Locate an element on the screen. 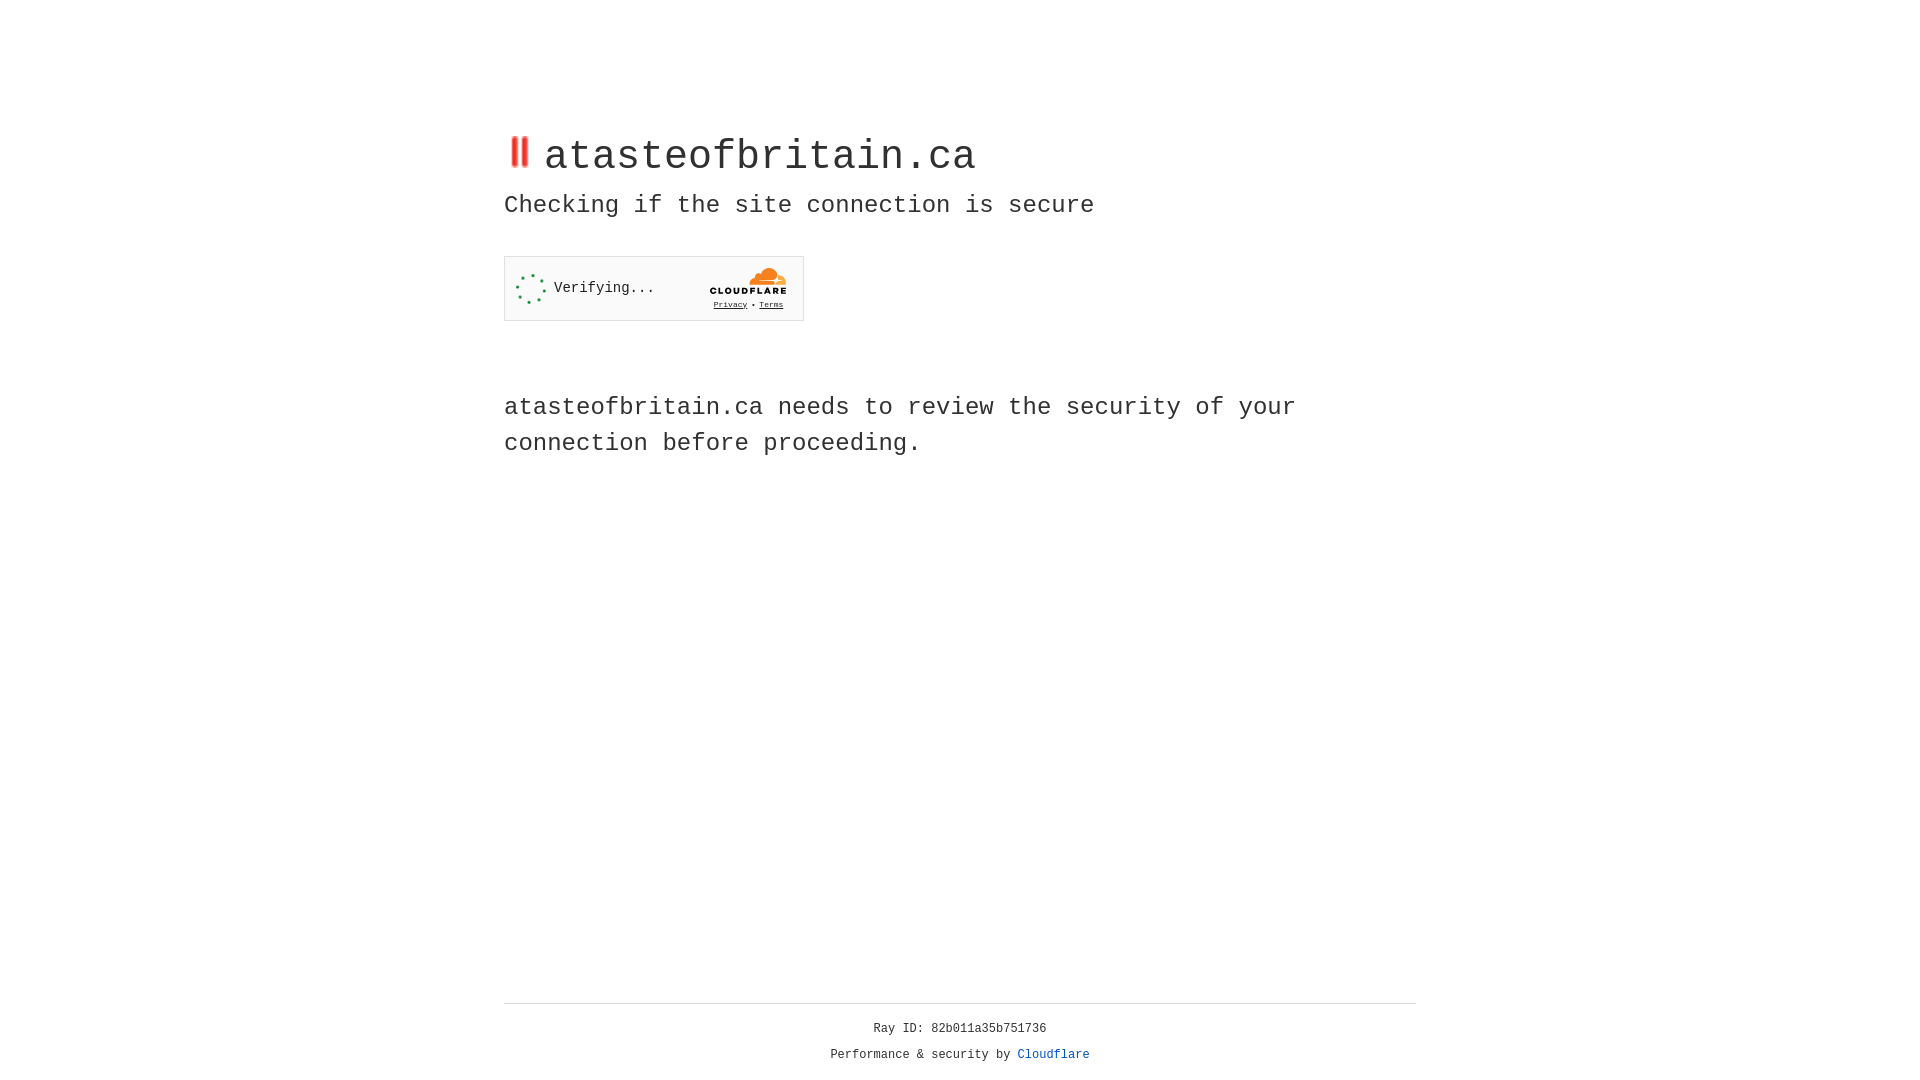 The width and height of the screenshot is (1920, 1080). 'Cloudflare' is located at coordinates (1017, 1054).